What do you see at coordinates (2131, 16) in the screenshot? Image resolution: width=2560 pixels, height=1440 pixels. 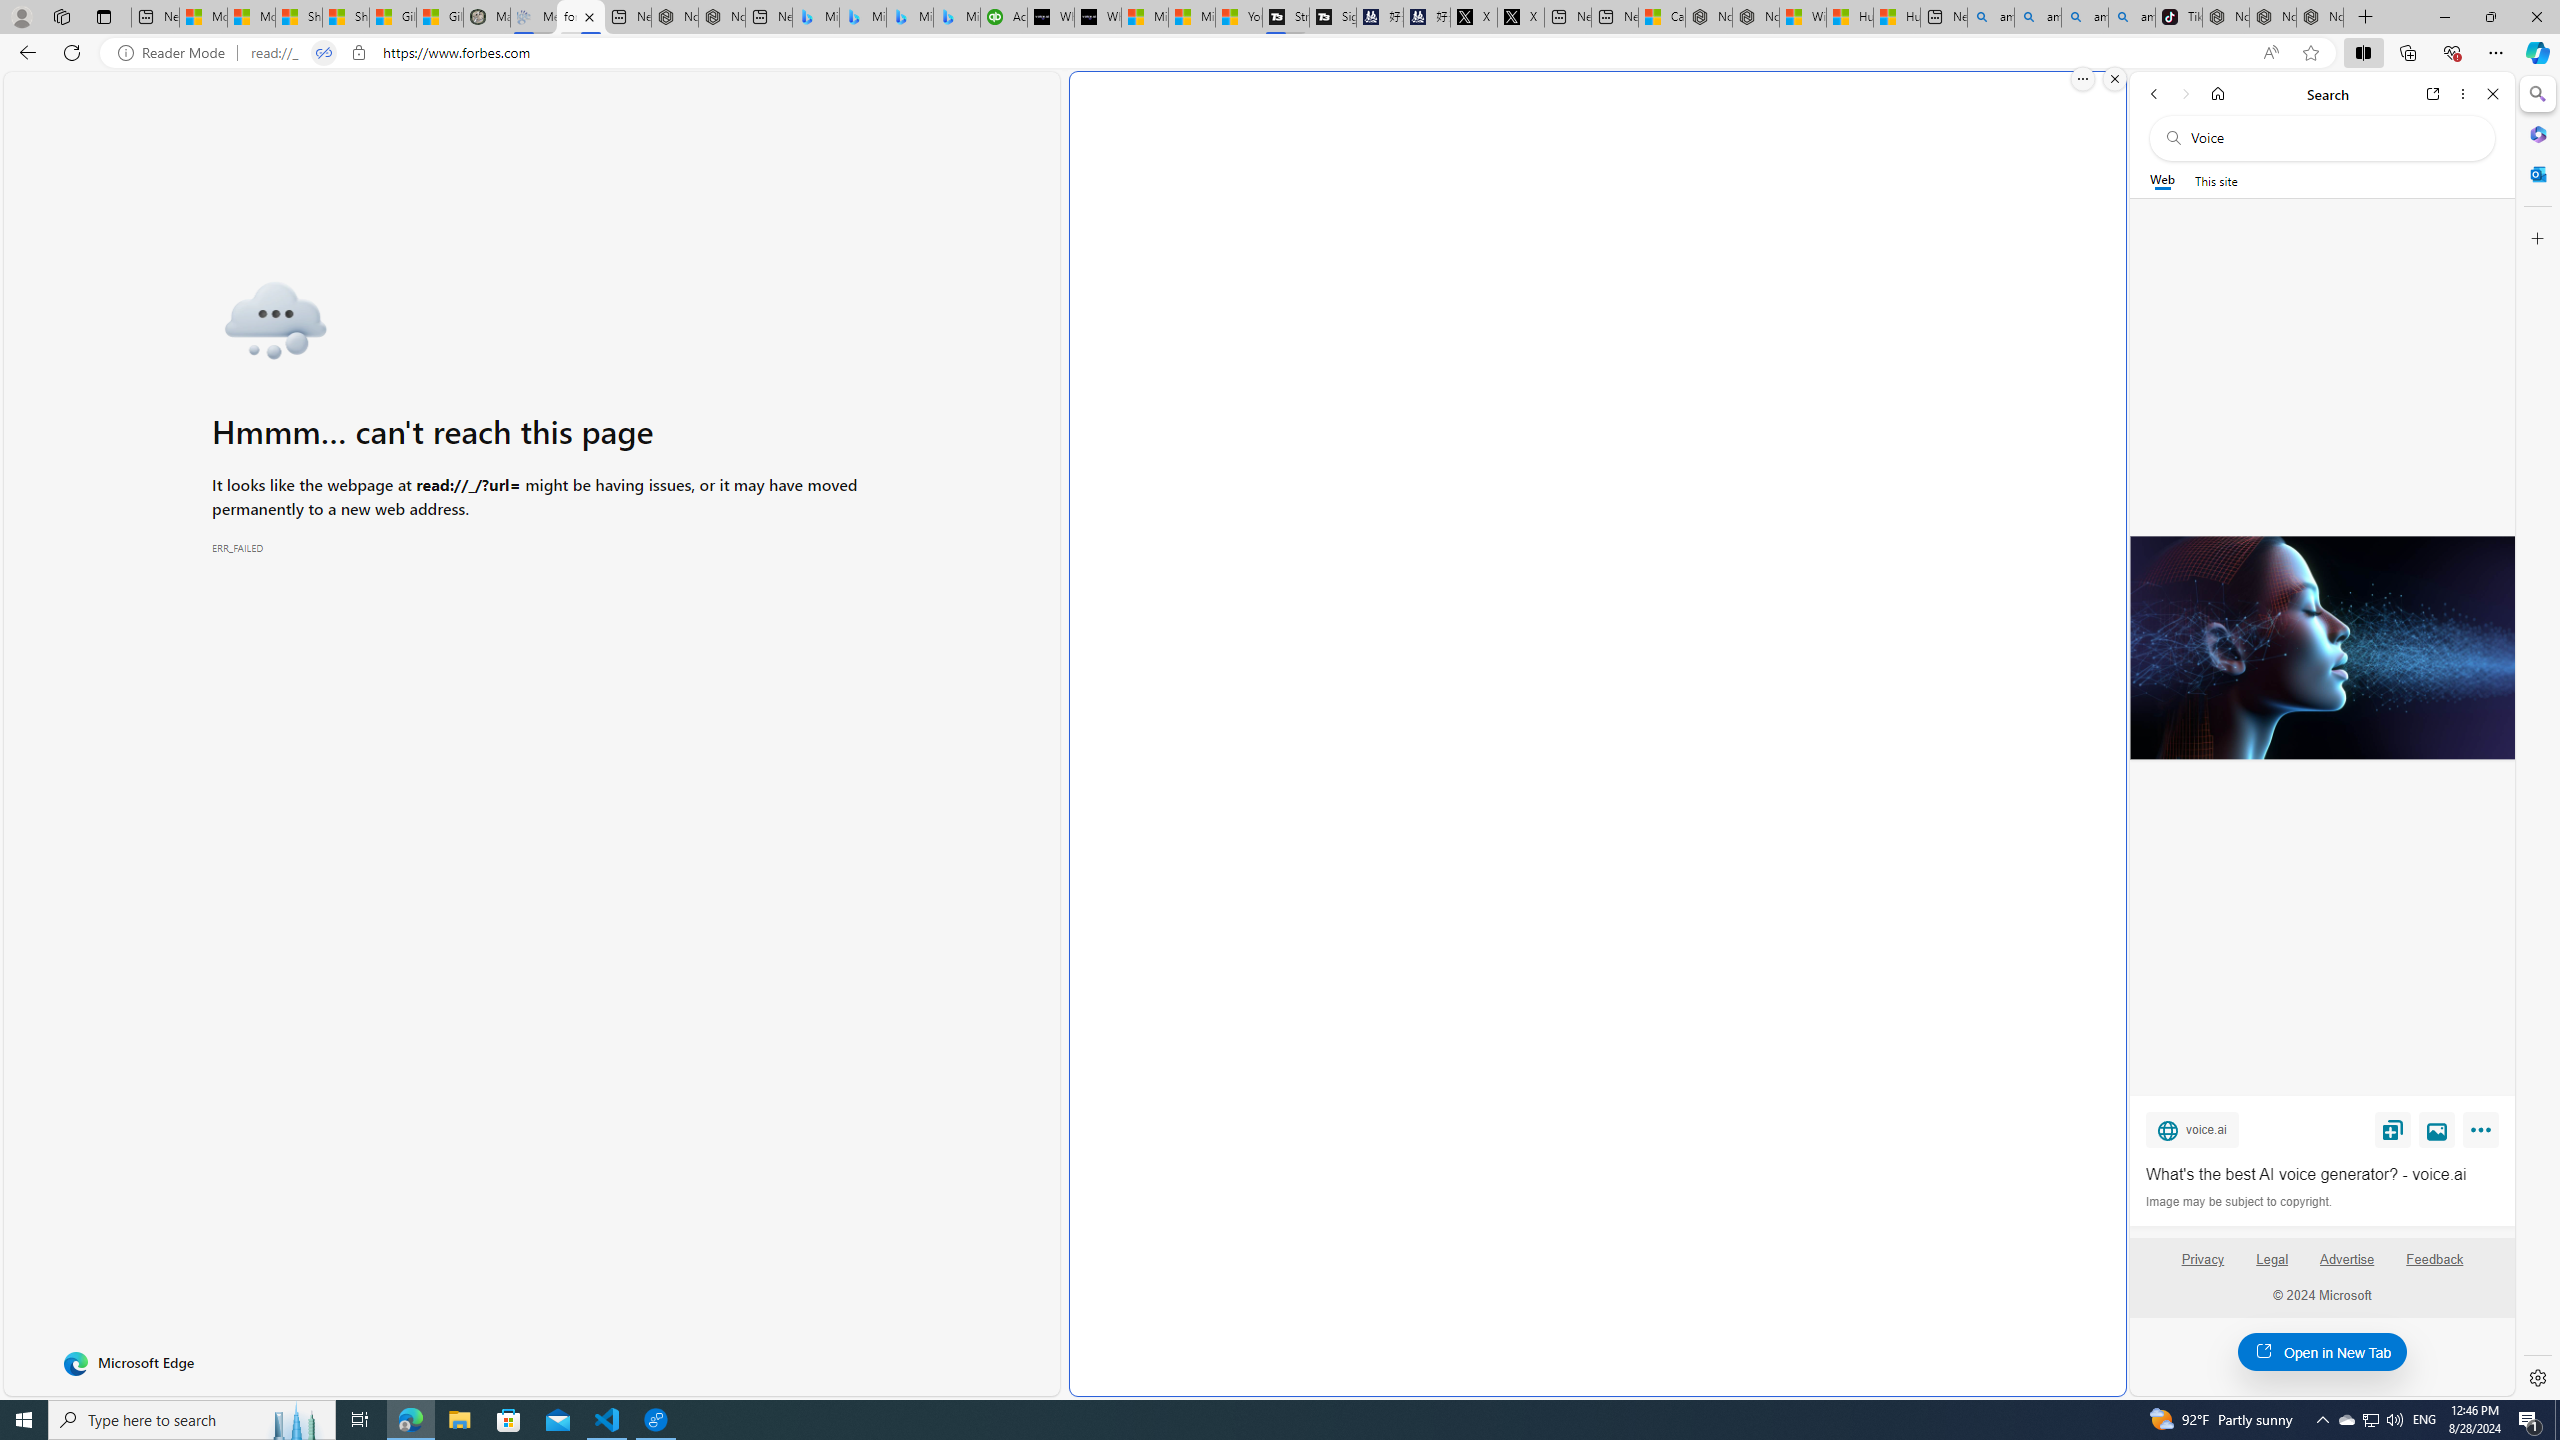 I see `'amazon - Search Images'` at bounding box center [2131, 16].